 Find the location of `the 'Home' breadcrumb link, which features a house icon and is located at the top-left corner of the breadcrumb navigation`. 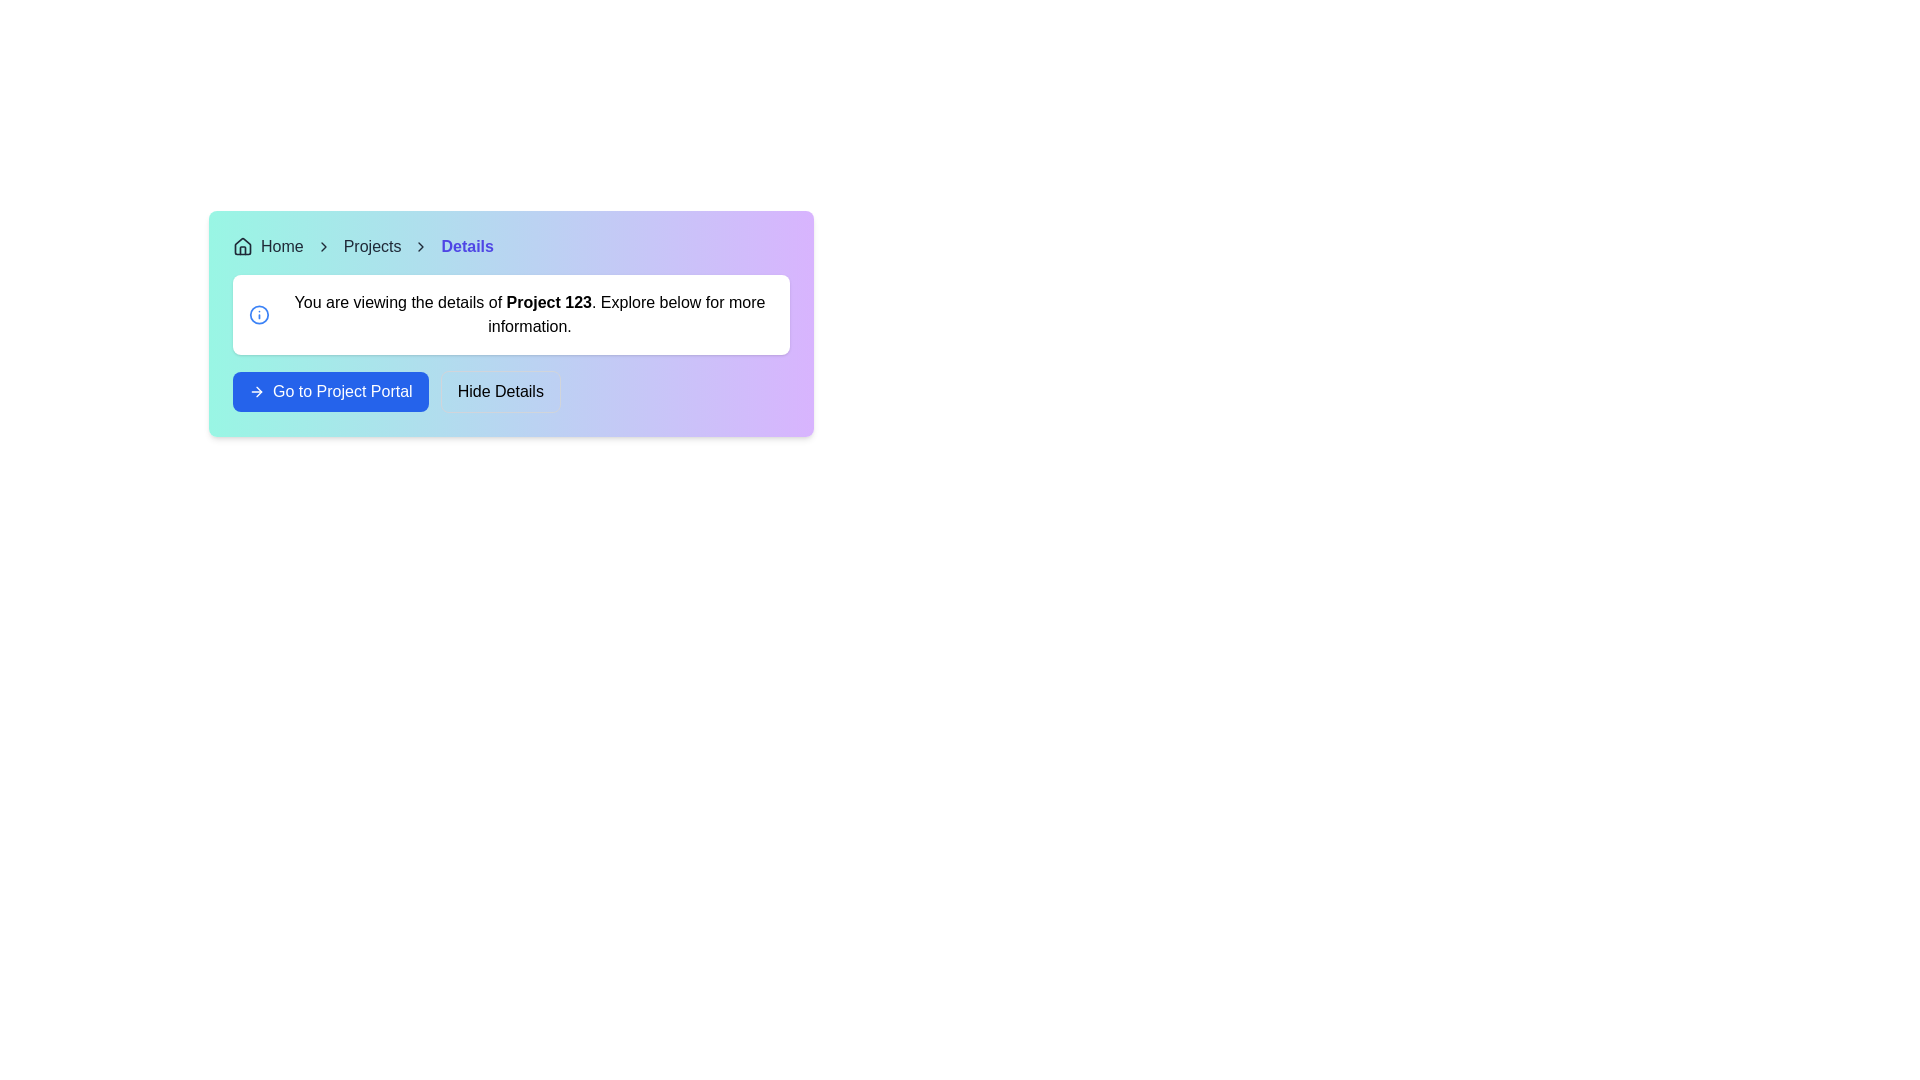

the 'Home' breadcrumb link, which features a house icon and is located at the top-left corner of the breadcrumb navigation is located at coordinates (267, 245).